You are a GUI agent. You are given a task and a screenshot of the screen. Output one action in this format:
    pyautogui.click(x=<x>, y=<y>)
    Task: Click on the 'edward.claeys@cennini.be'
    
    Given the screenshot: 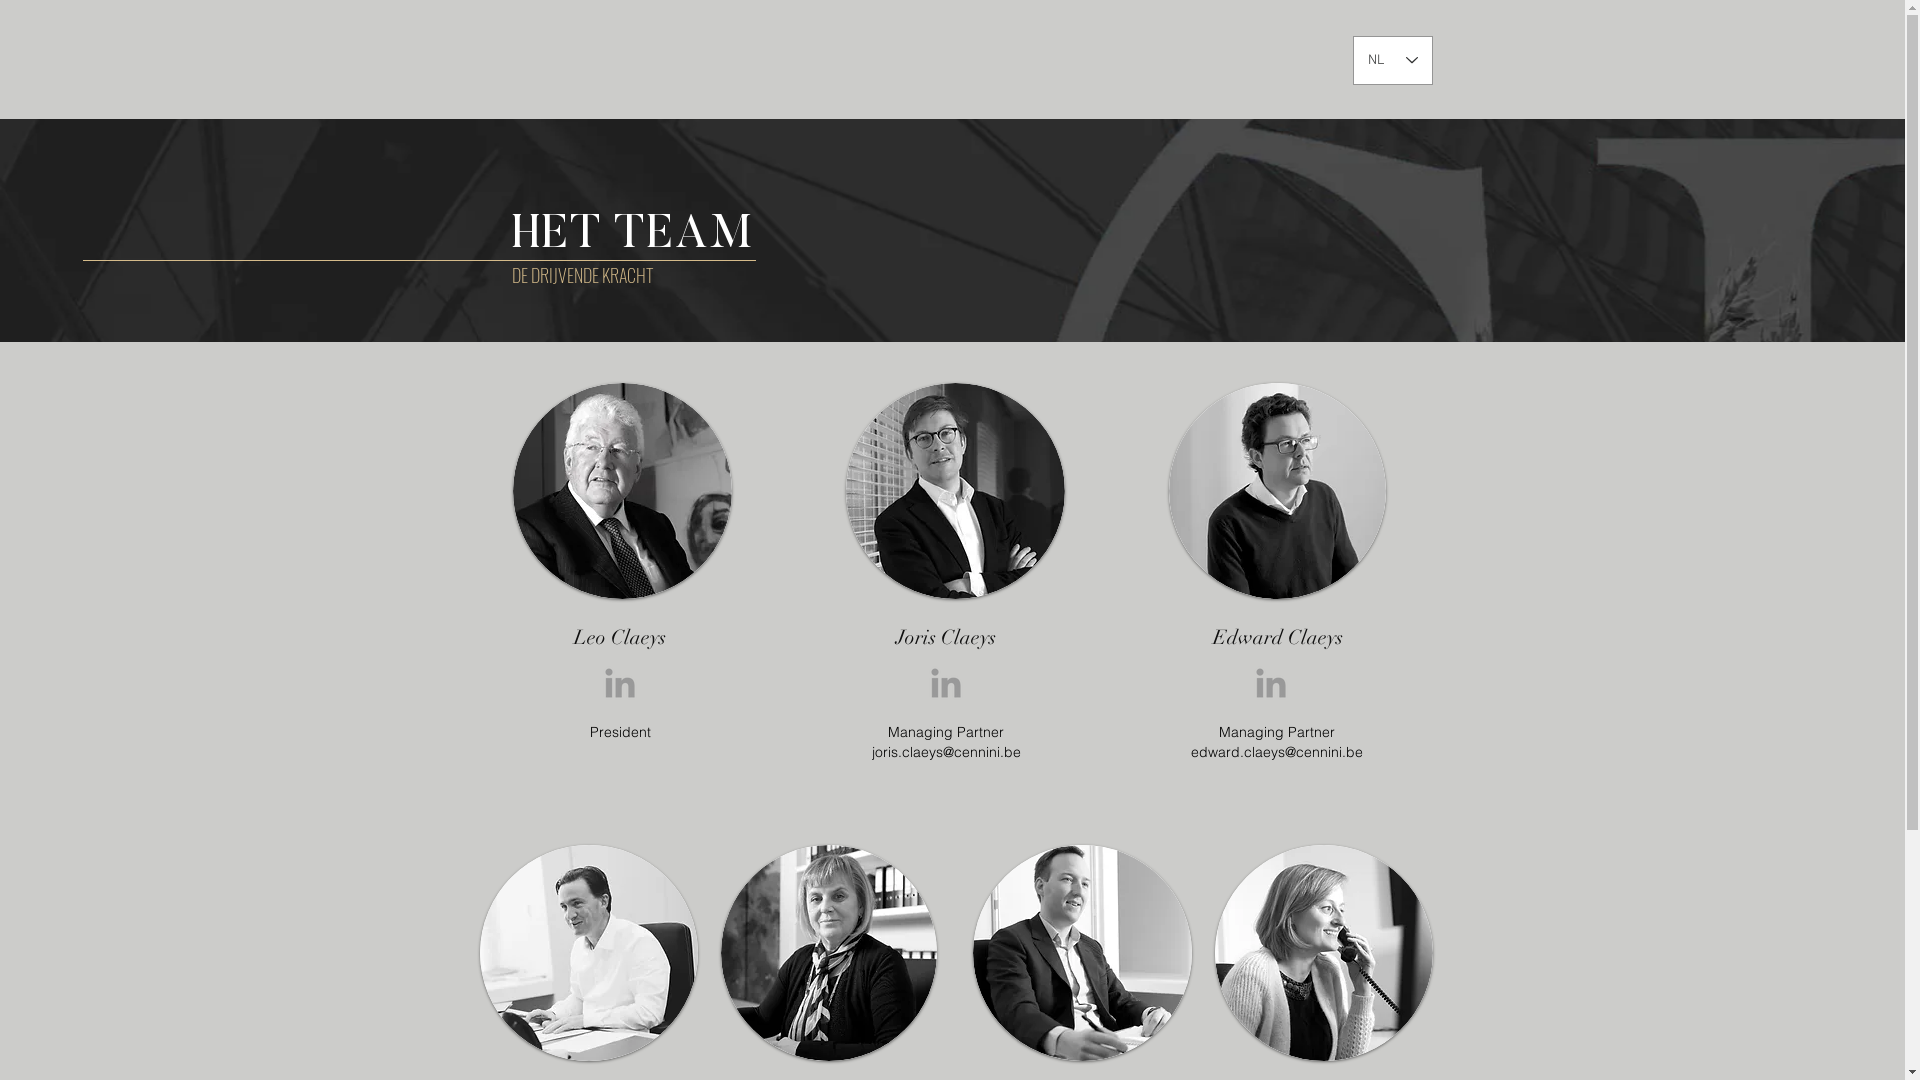 What is the action you would take?
    pyautogui.click(x=1190, y=752)
    